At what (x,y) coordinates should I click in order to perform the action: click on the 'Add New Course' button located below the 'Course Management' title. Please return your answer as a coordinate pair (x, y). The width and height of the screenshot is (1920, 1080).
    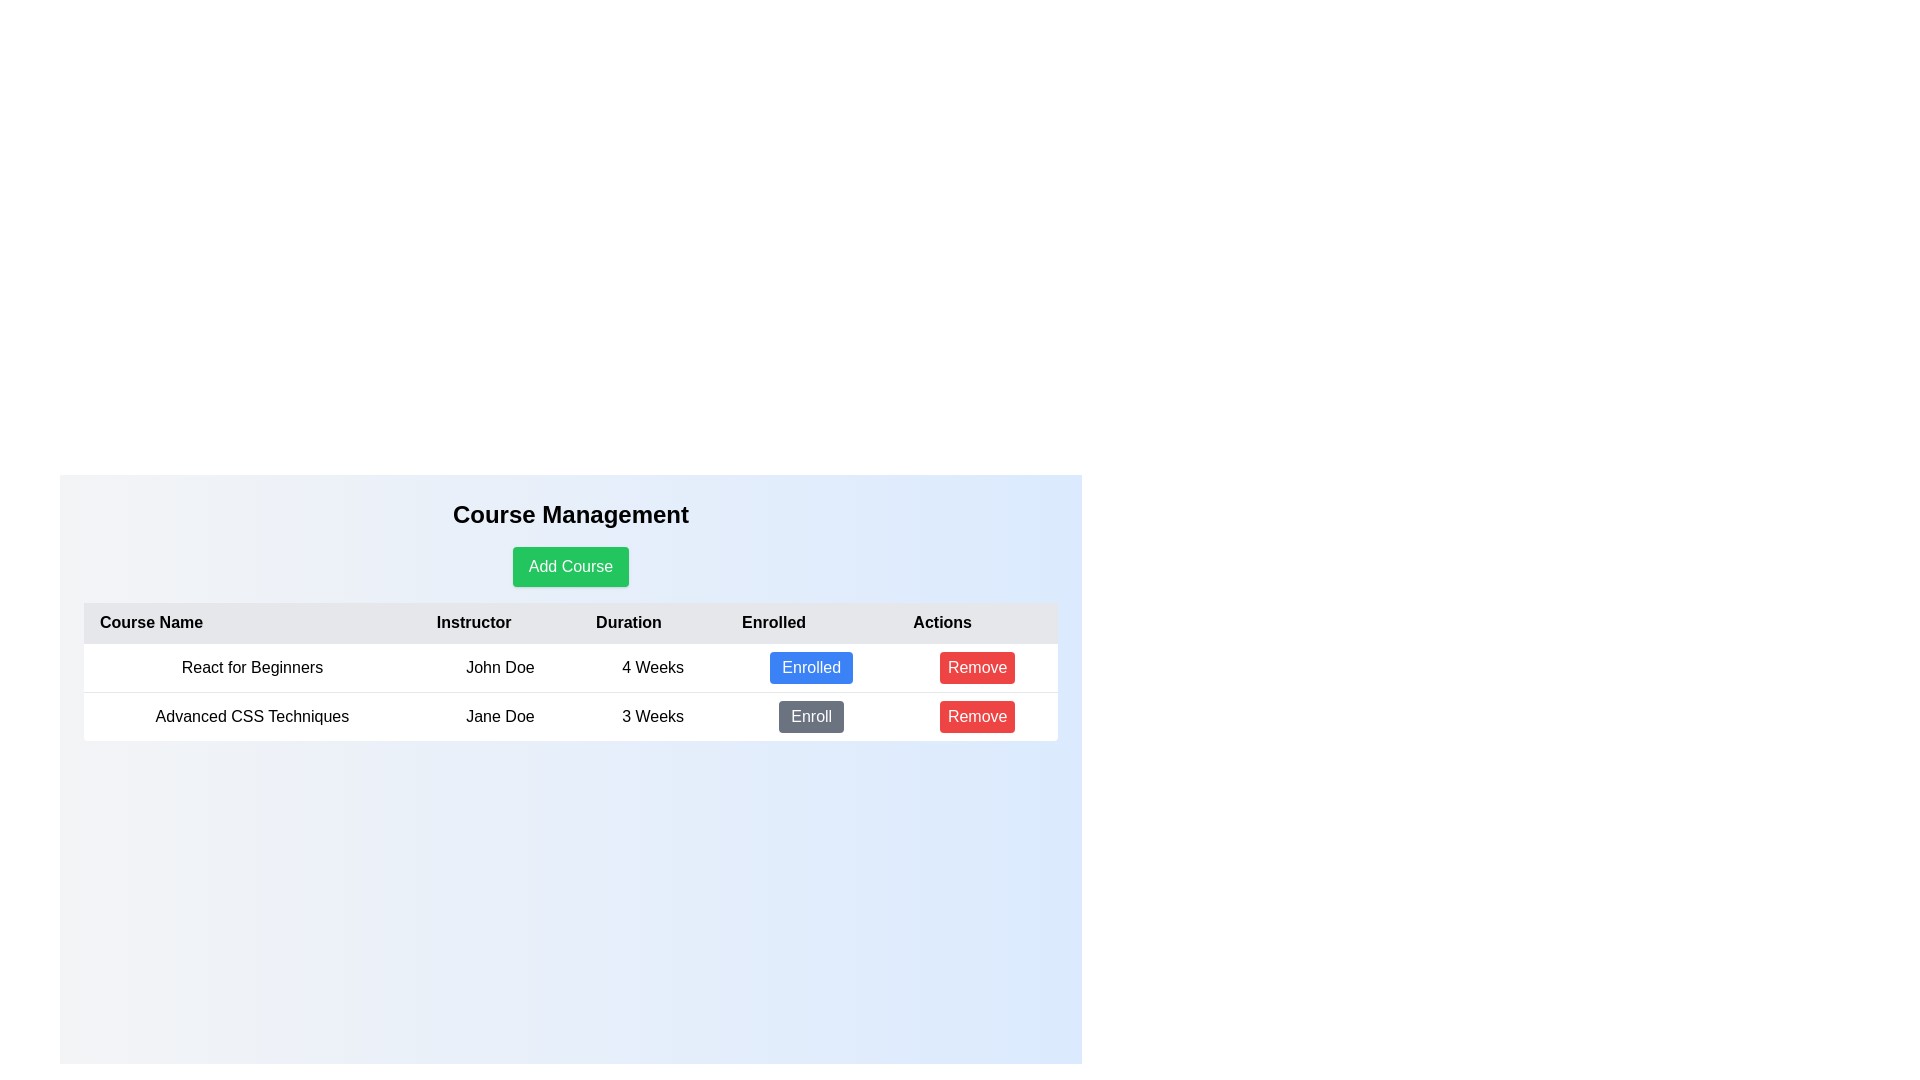
    Looking at the image, I should click on (570, 567).